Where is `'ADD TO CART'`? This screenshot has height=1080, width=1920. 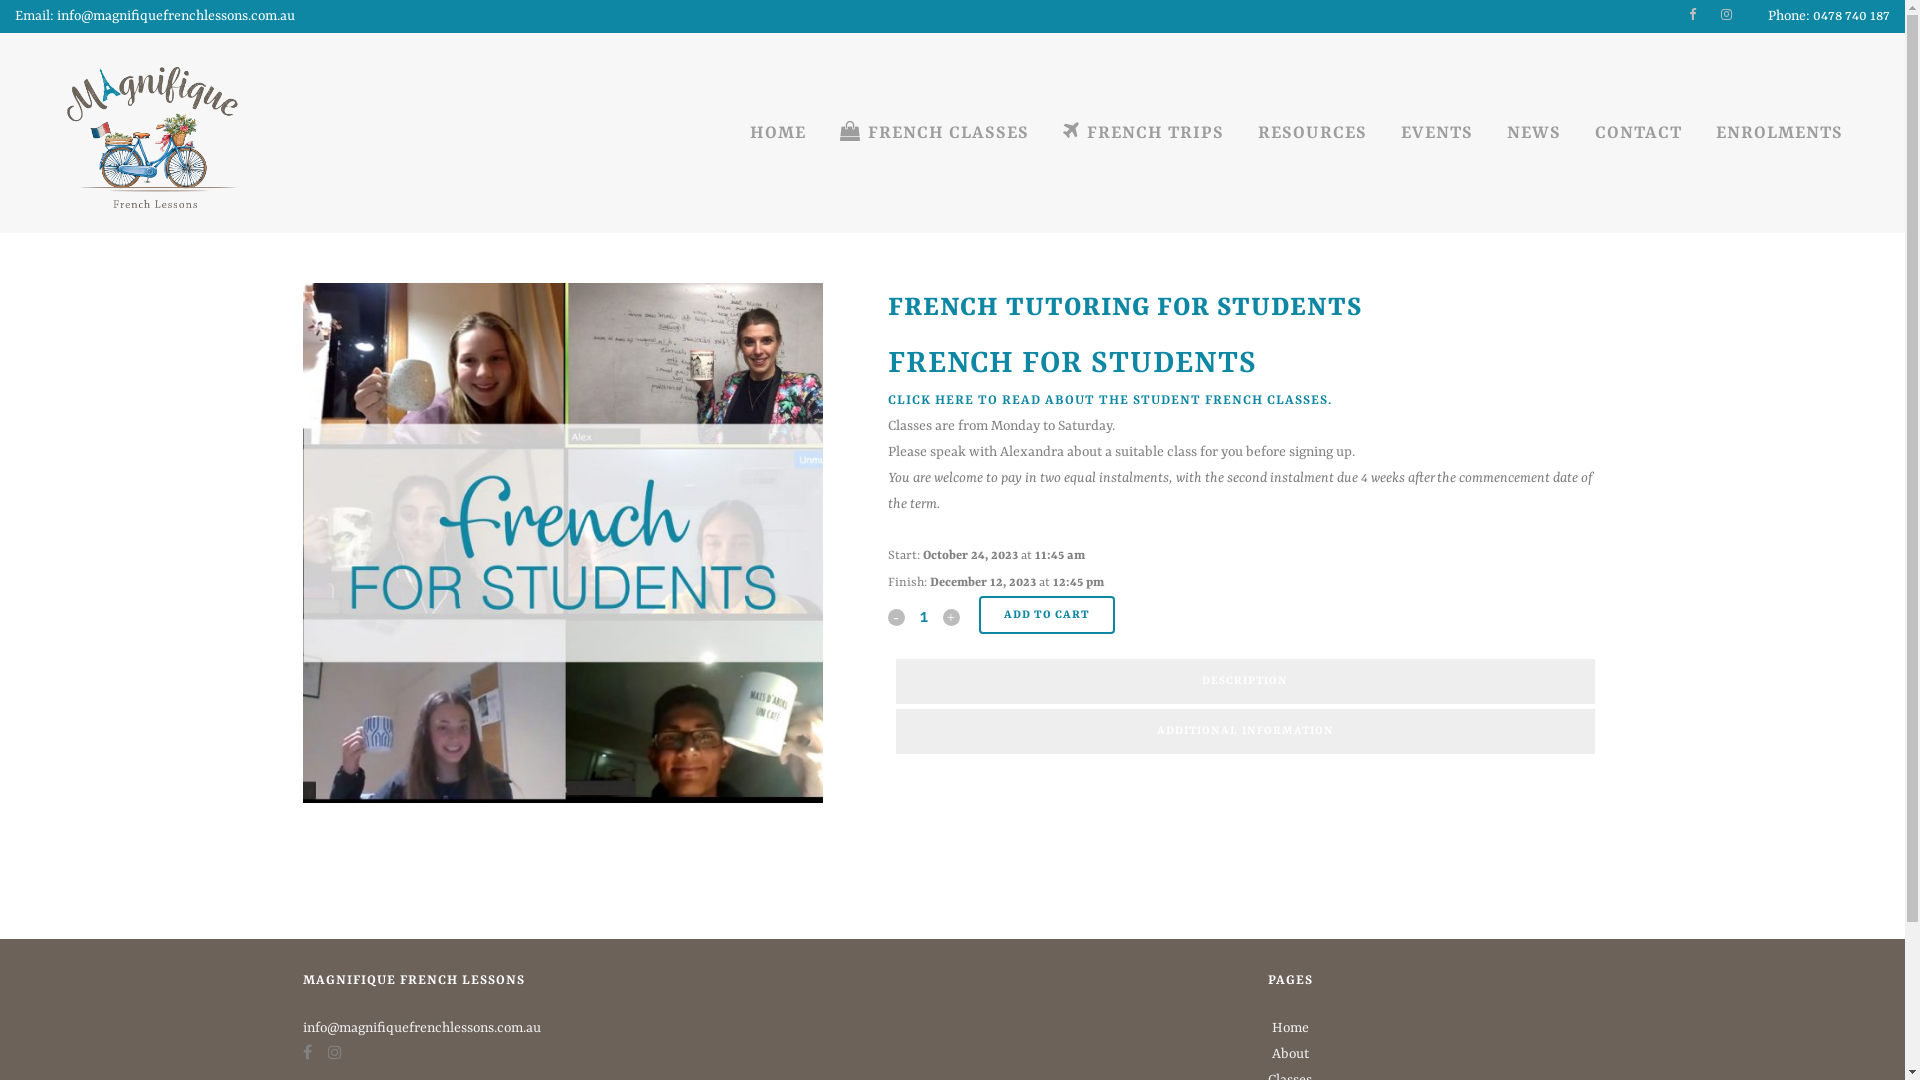 'ADD TO CART' is located at coordinates (1045, 613).